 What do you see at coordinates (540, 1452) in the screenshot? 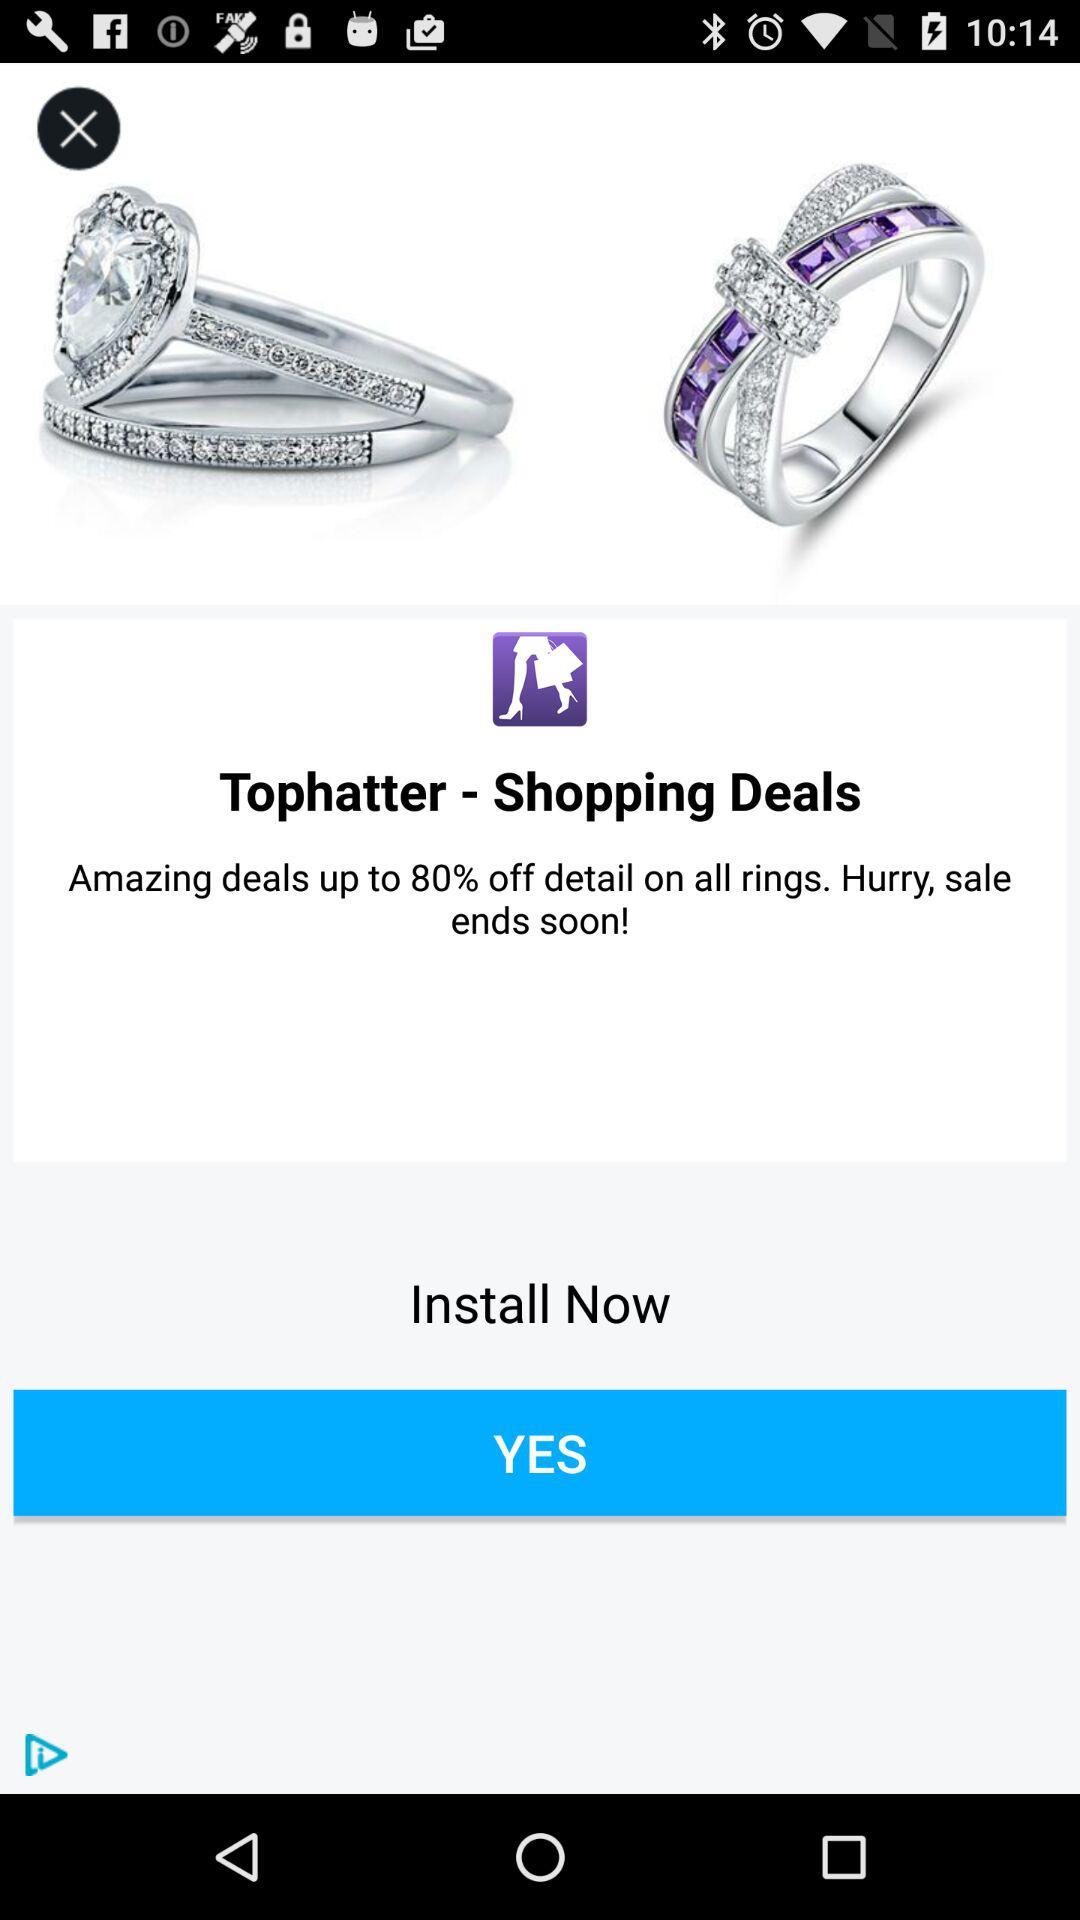
I see `the yes button` at bounding box center [540, 1452].